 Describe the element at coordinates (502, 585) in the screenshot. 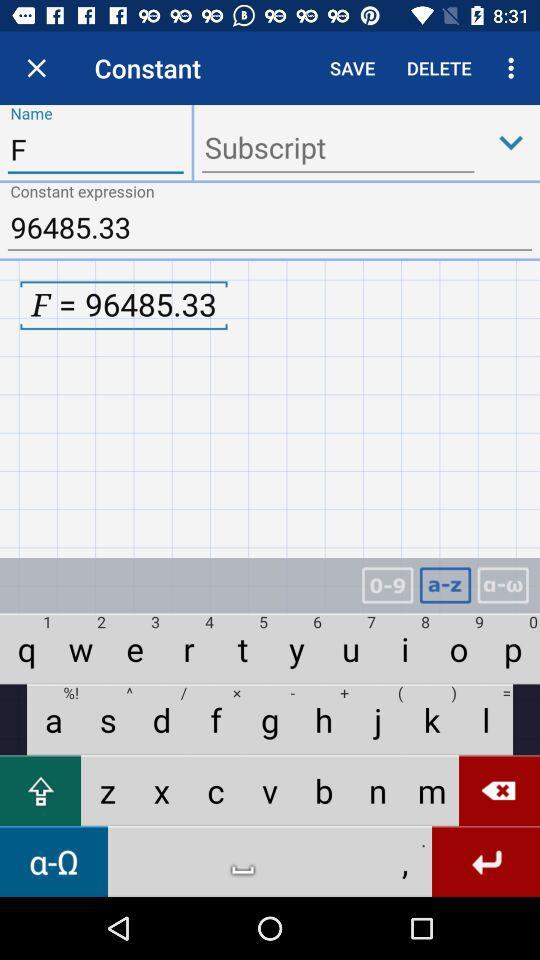

I see `greek alphabet` at that location.